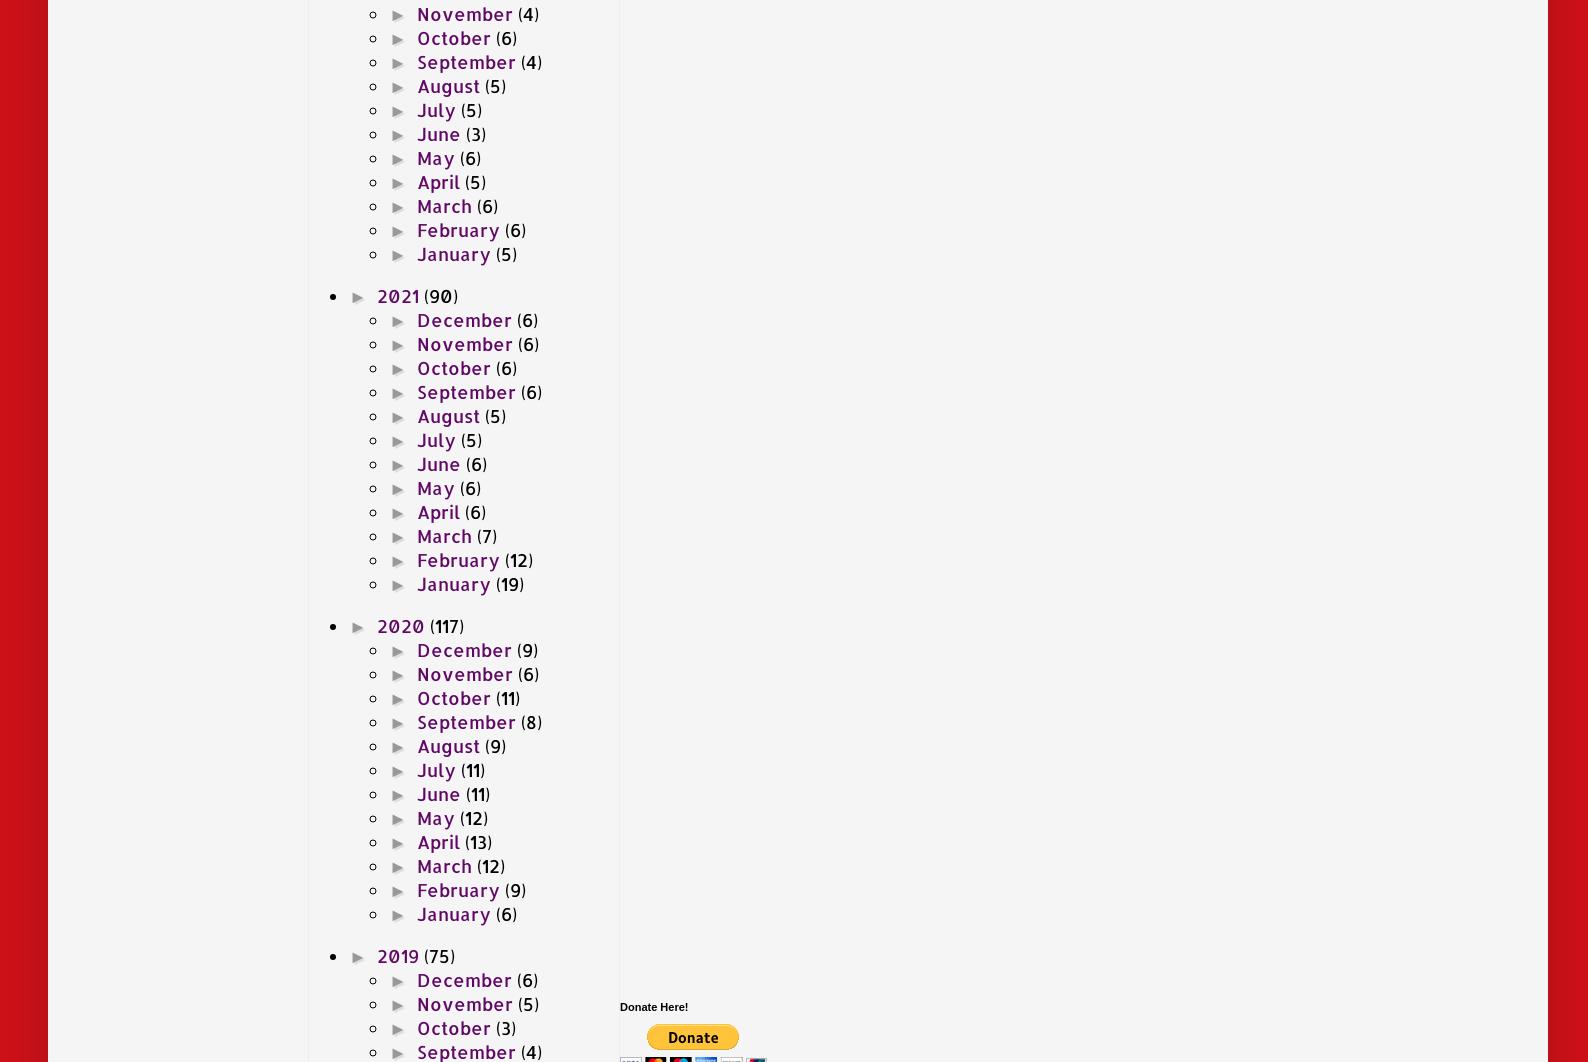  Describe the element at coordinates (653, 1005) in the screenshot. I see `'Donate Here!'` at that location.